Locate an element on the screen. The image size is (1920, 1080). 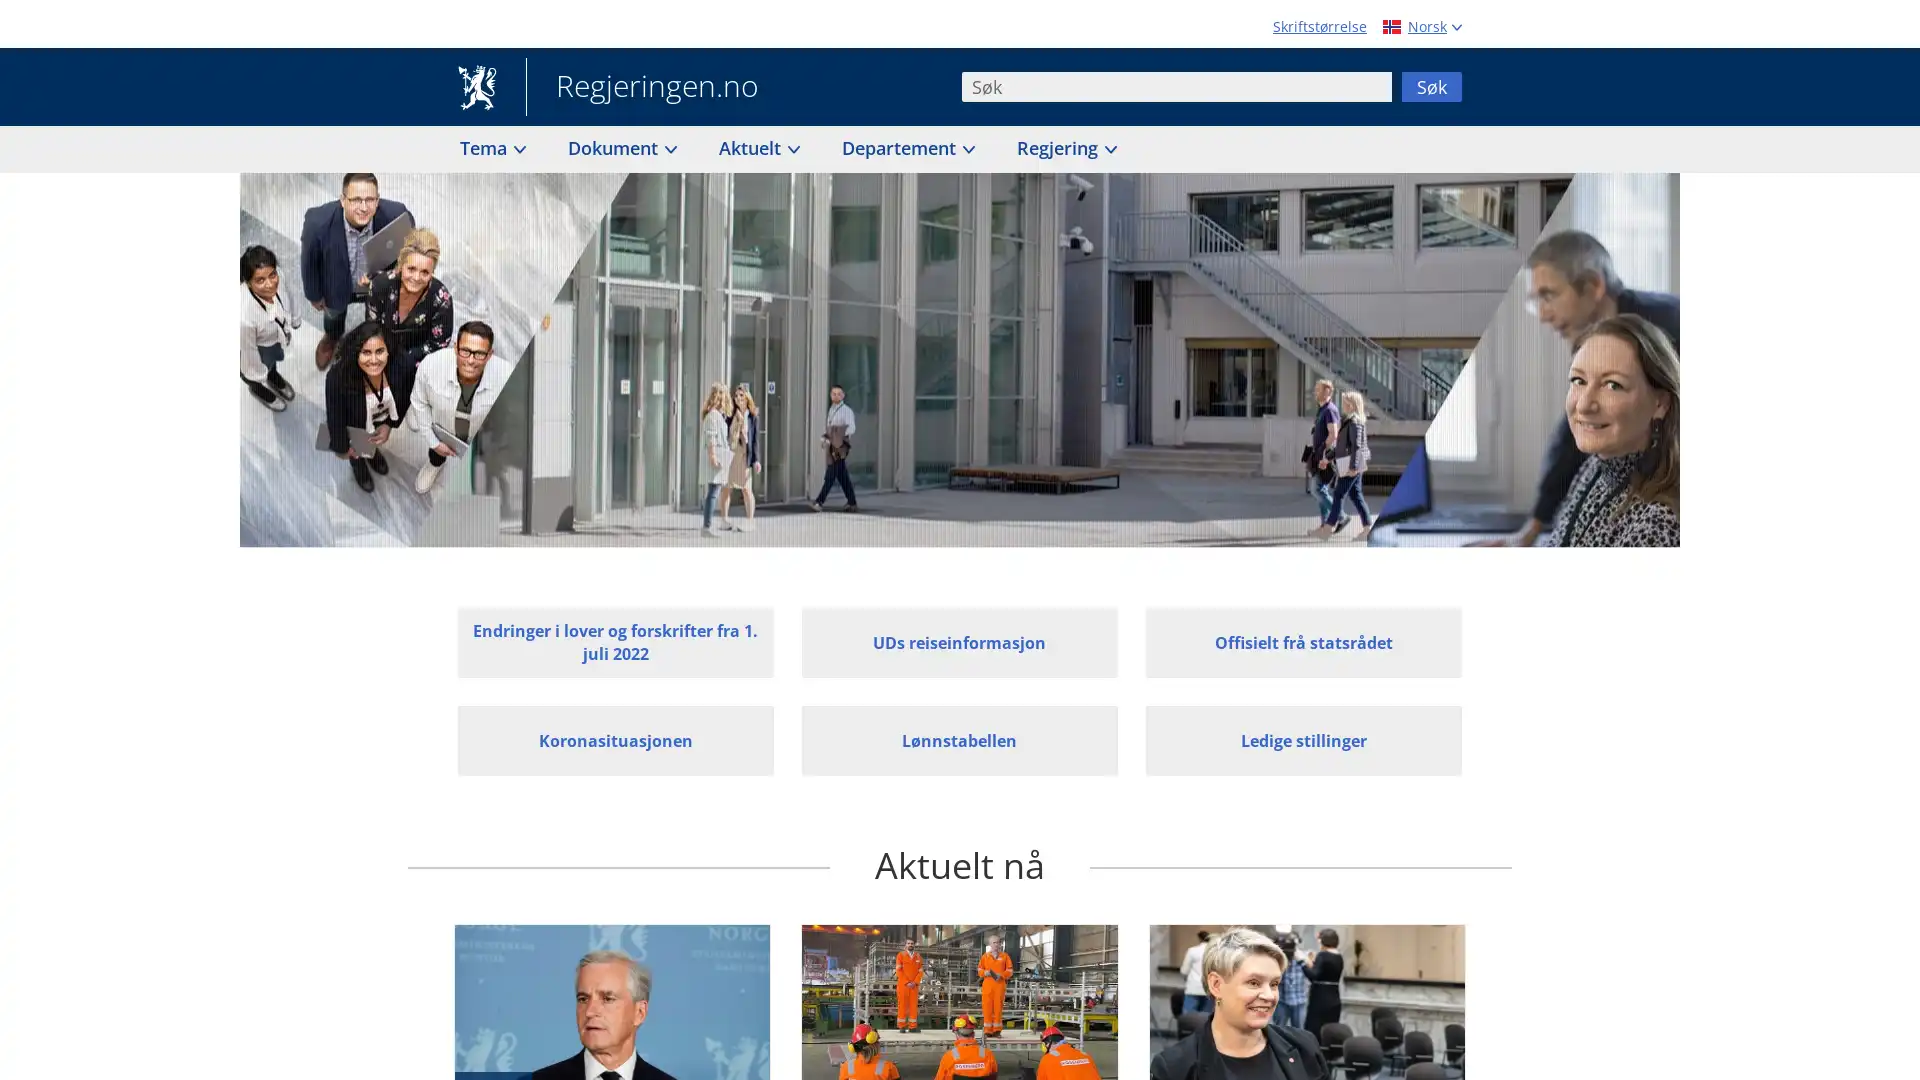
Tema is located at coordinates (491, 147).